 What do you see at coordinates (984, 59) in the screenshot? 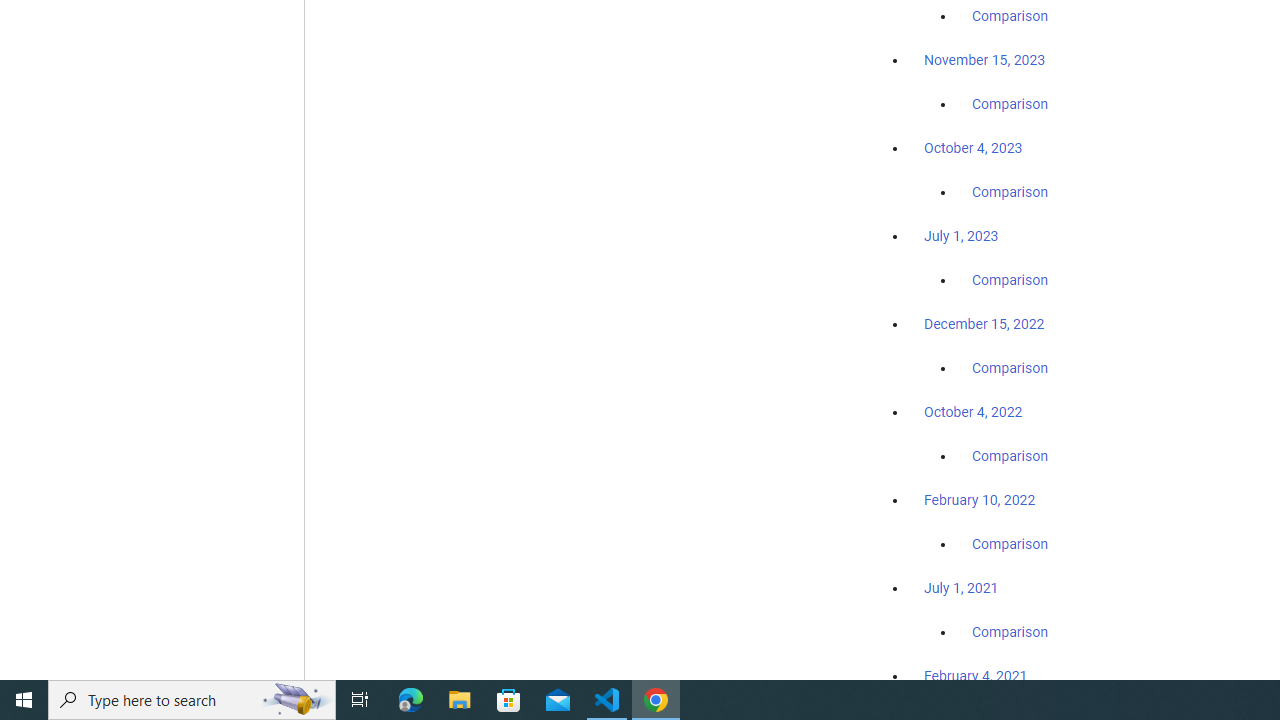
I see `'November 15, 2023'` at bounding box center [984, 59].